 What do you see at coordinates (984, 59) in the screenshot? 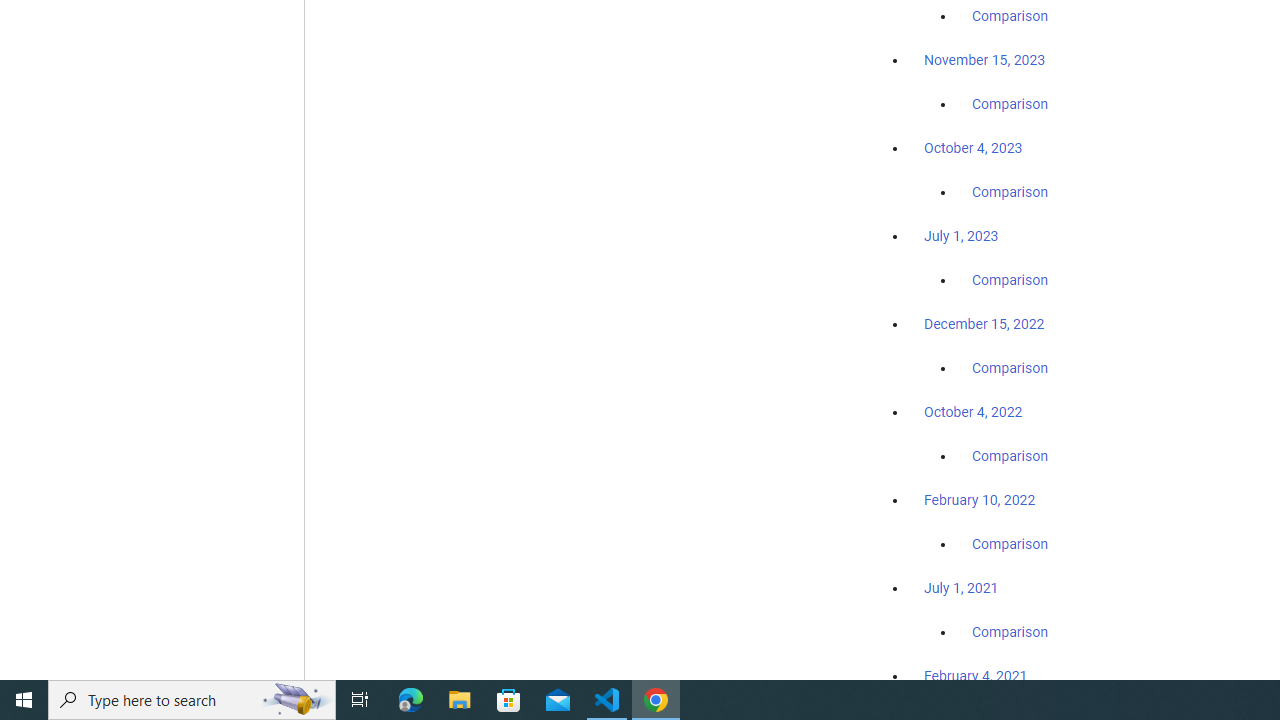
I see `'November 15, 2023'` at bounding box center [984, 59].